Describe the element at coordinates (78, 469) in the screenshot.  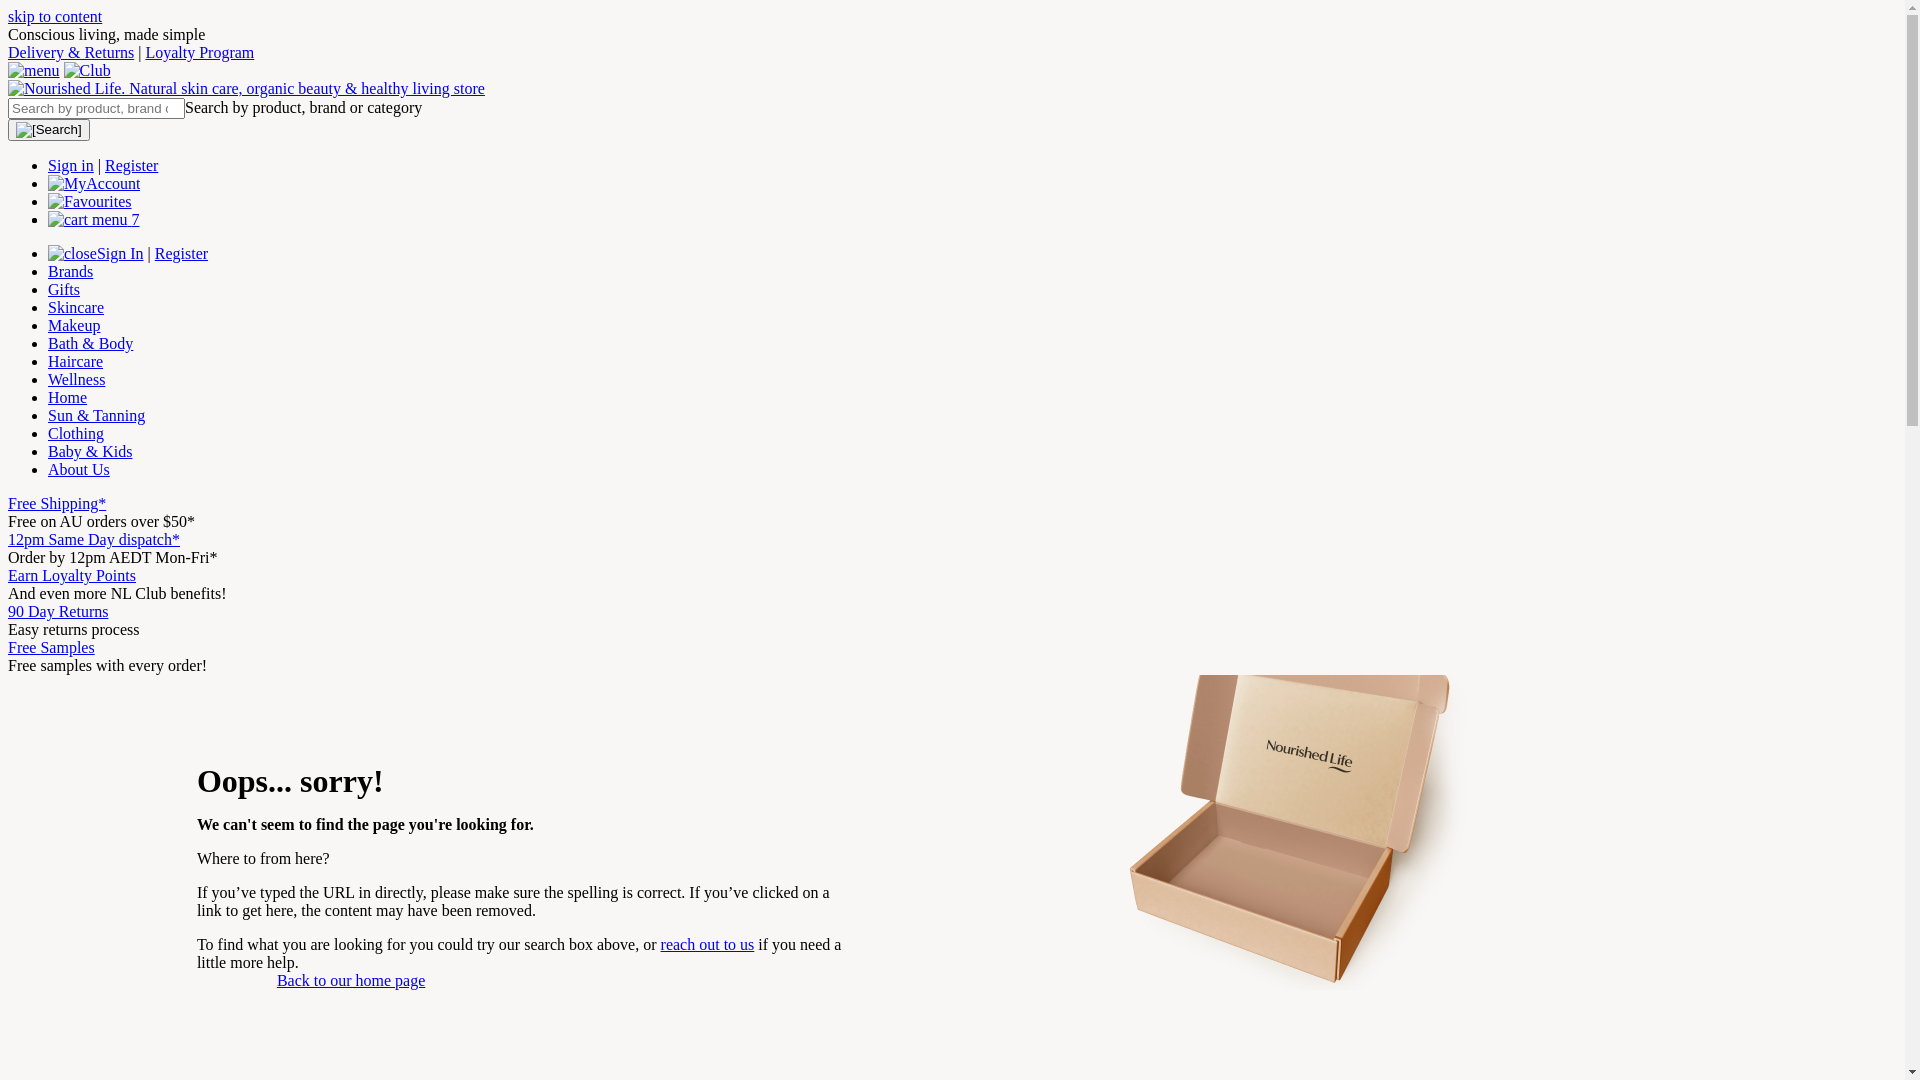
I see `'About Us'` at that location.